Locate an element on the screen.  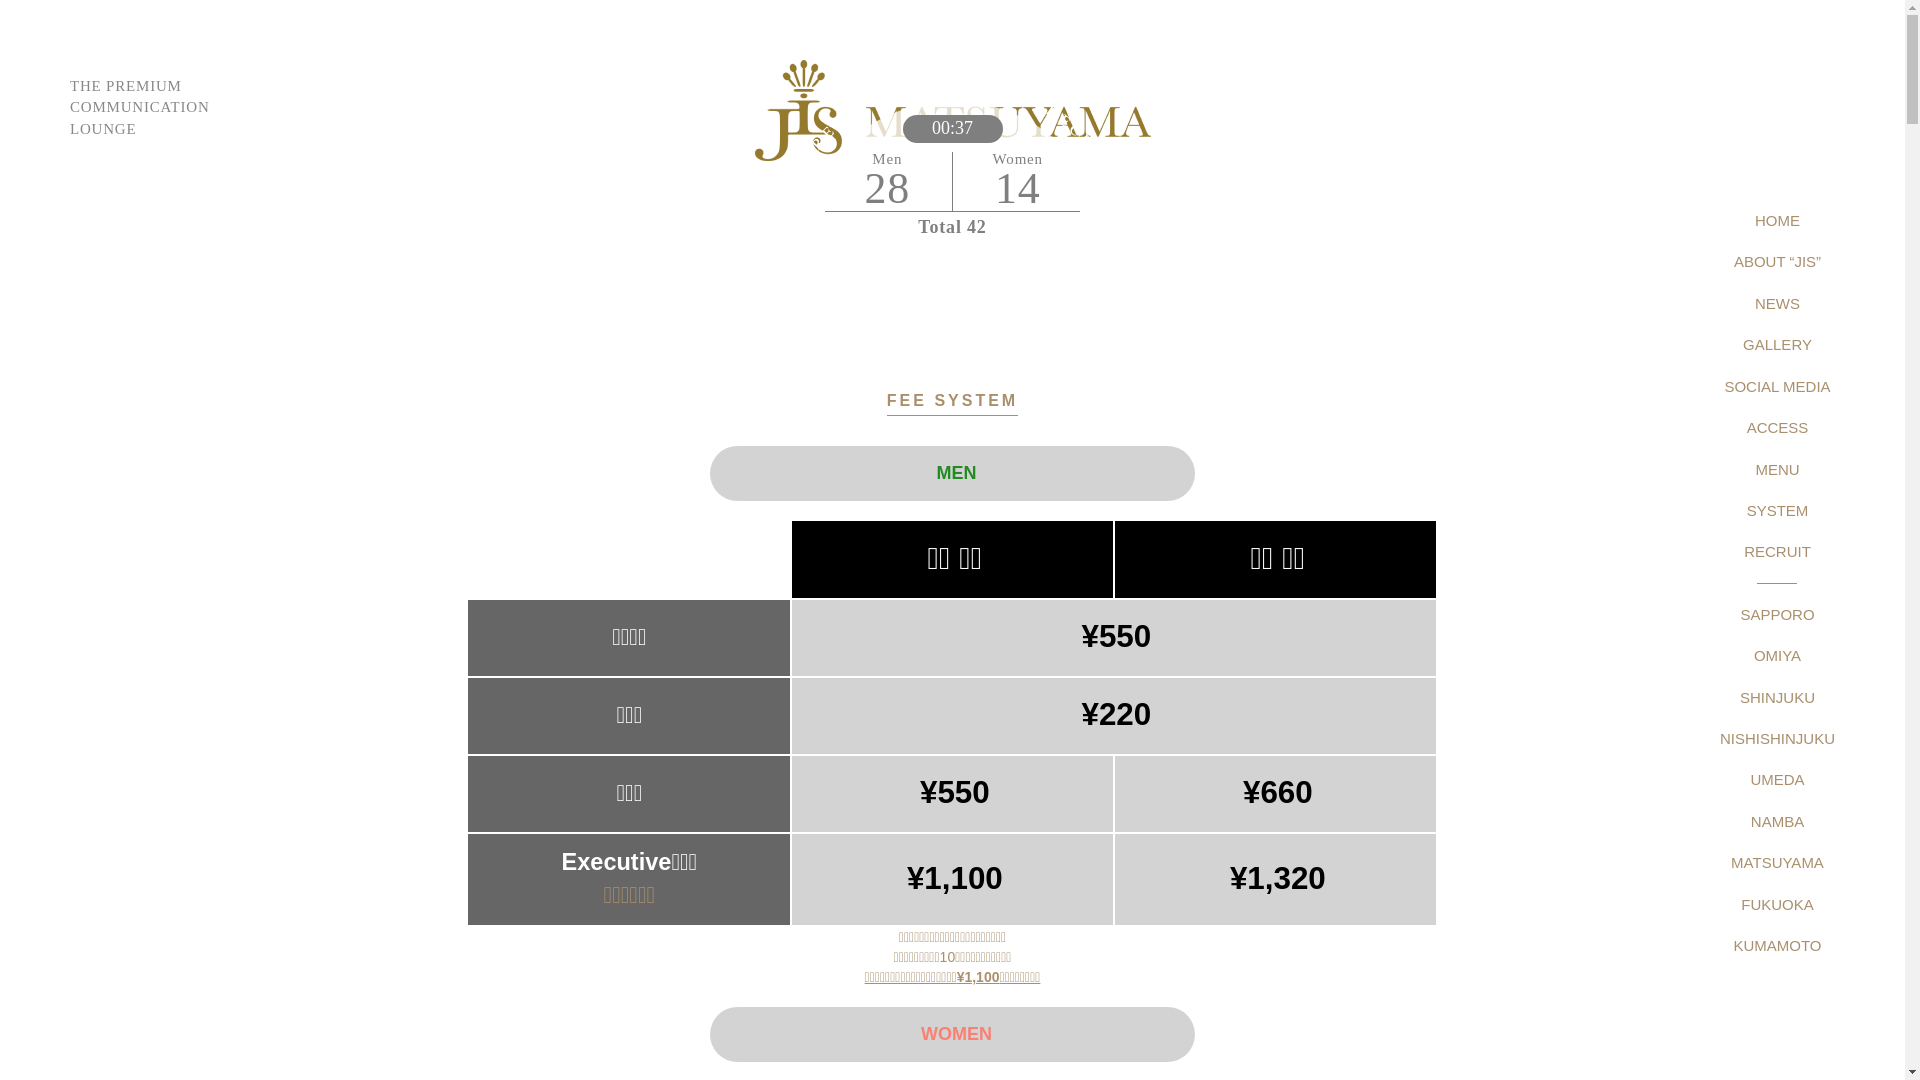
'RECRUIT' is located at coordinates (1777, 551).